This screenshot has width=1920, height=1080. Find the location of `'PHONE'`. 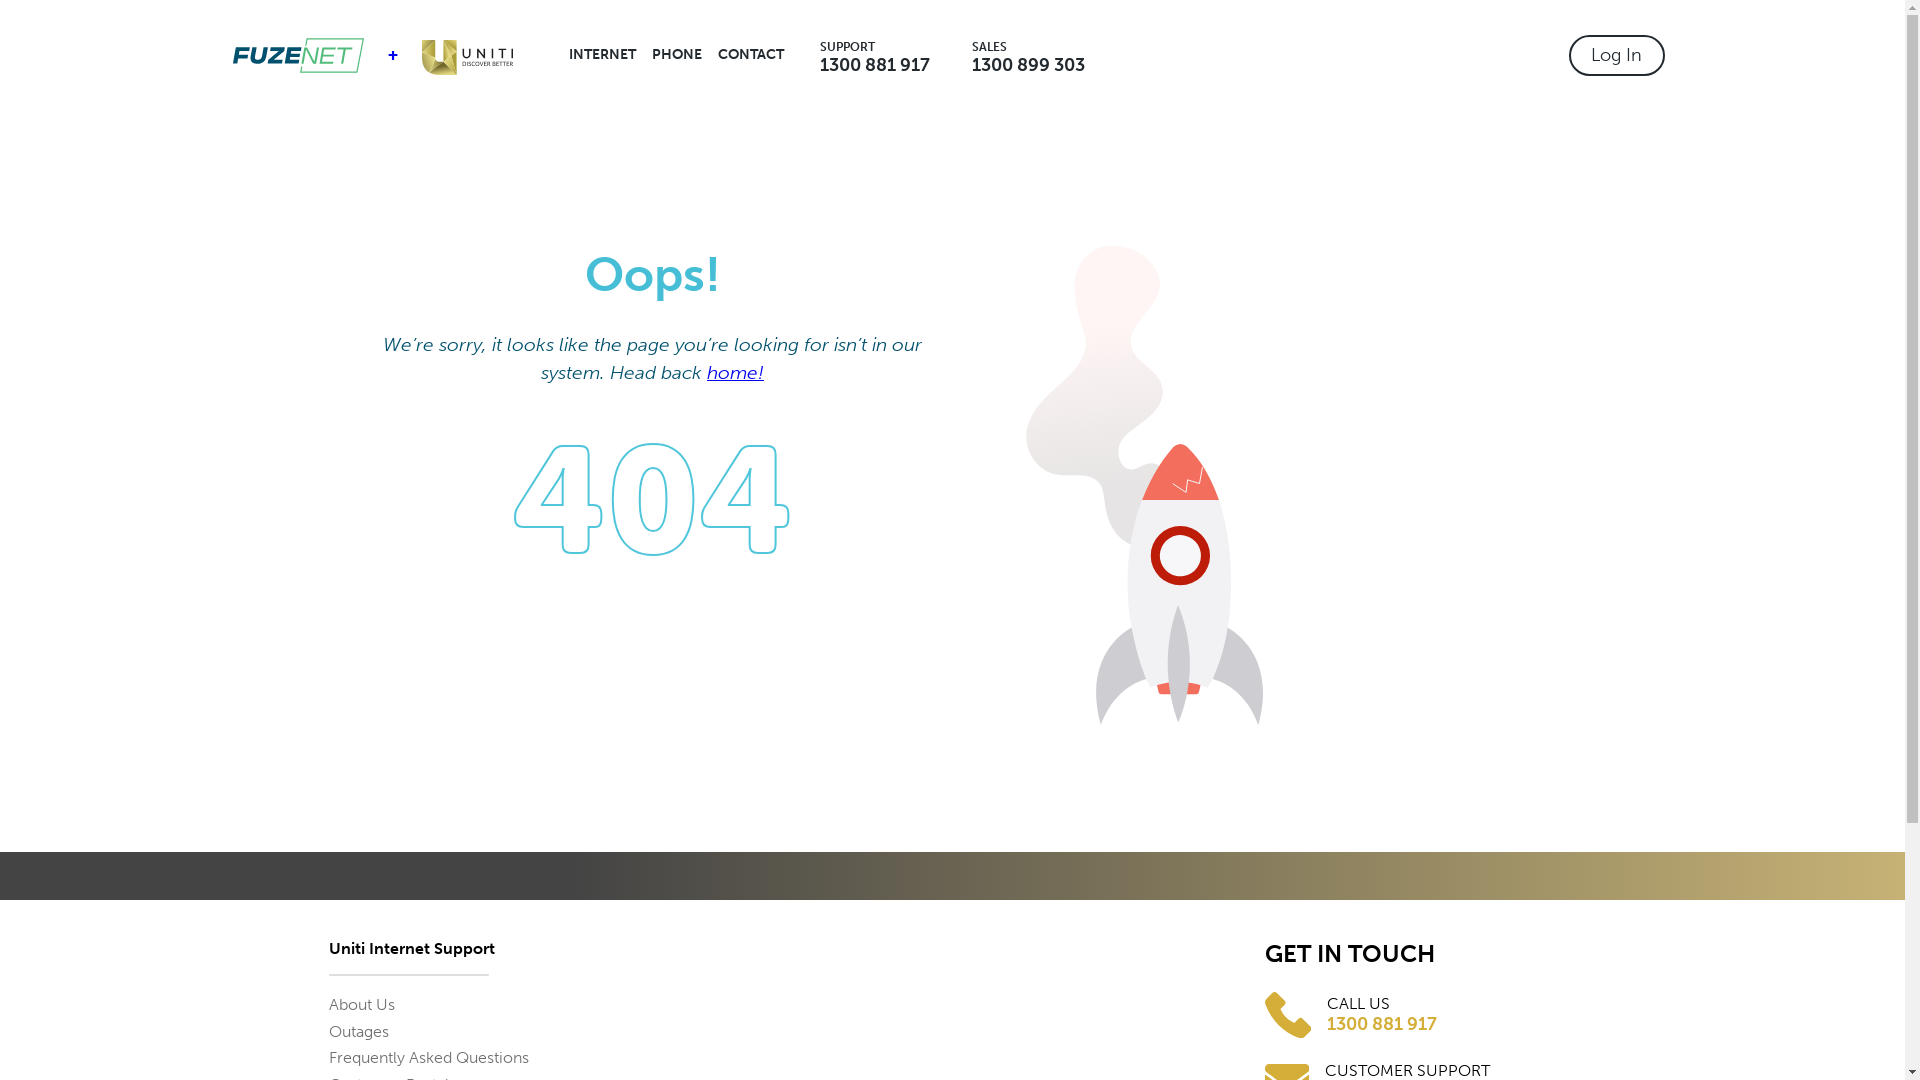

'PHONE' is located at coordinates (676, 53).